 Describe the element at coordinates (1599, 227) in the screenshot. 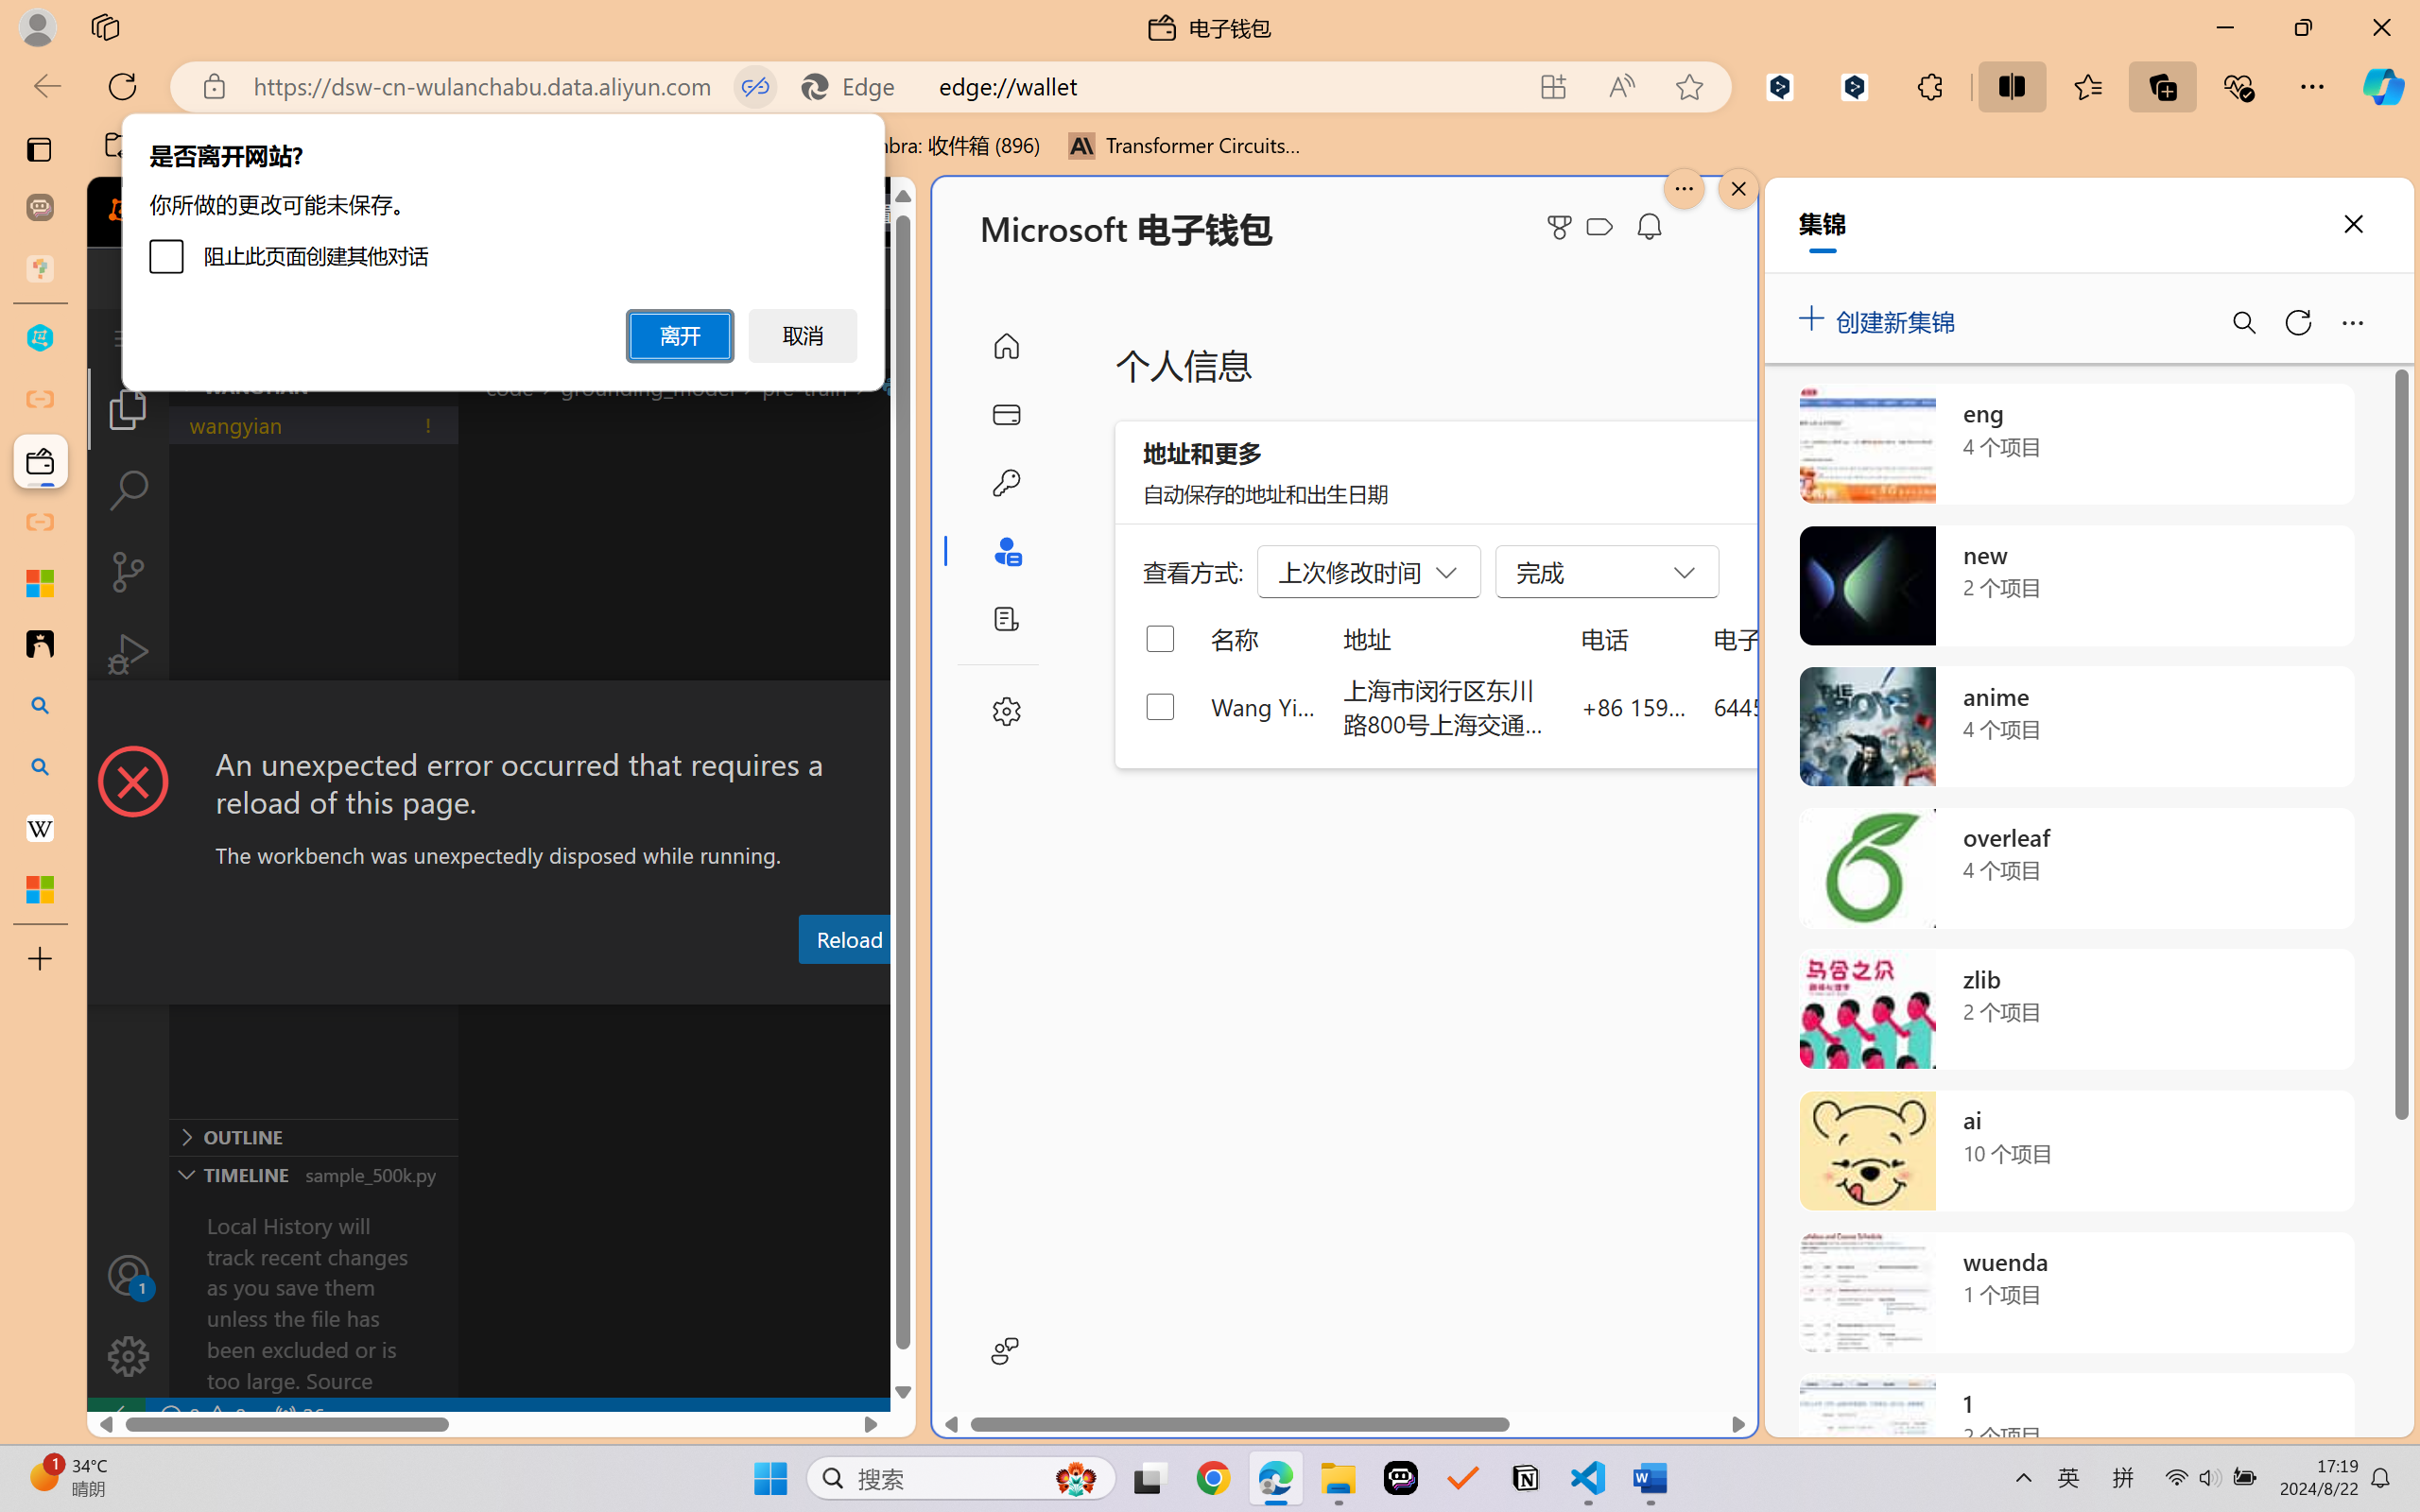

I see `'Class: ___1lmltc5 f1agt3bx f12qytpq'` at that location.